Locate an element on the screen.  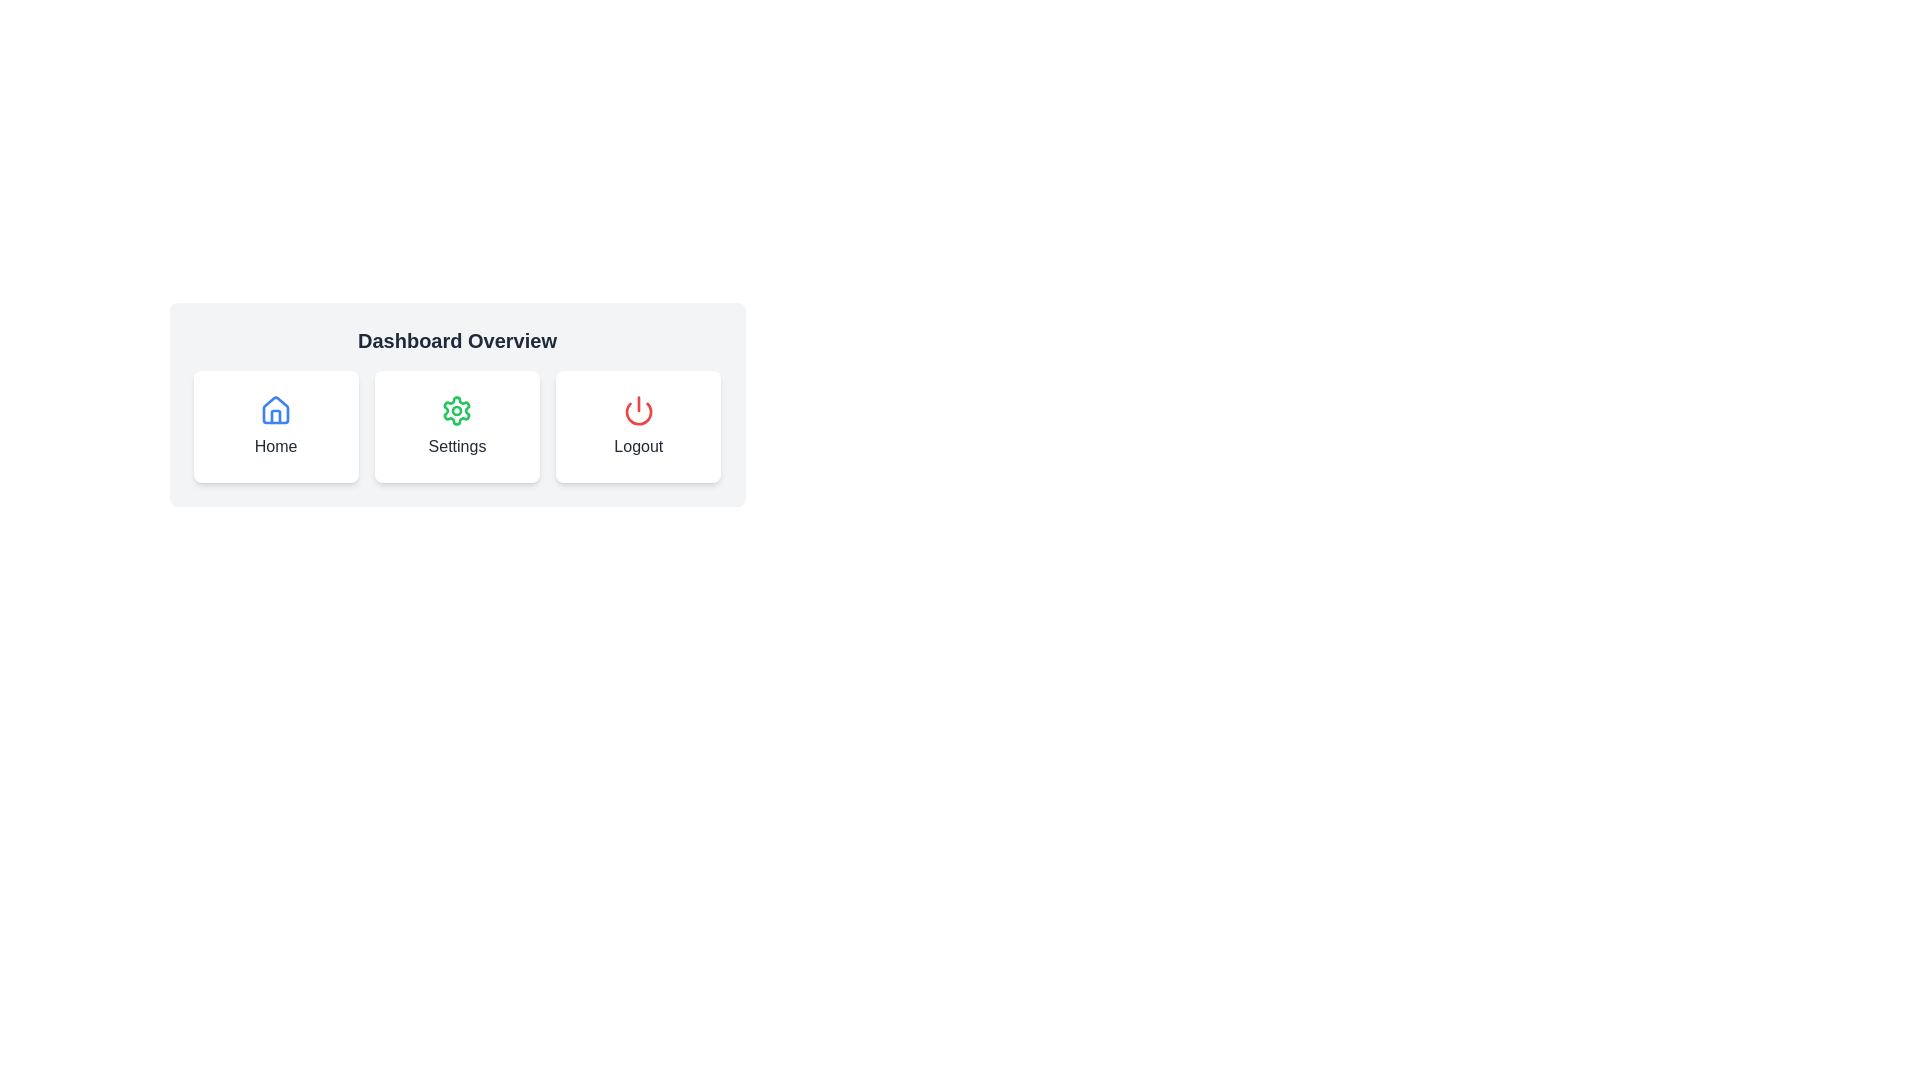
the door element of the SVG house icon, which is centrally aligned at the bottom of the house, positioned below the triangular roof is located at coordinates (275, 415).